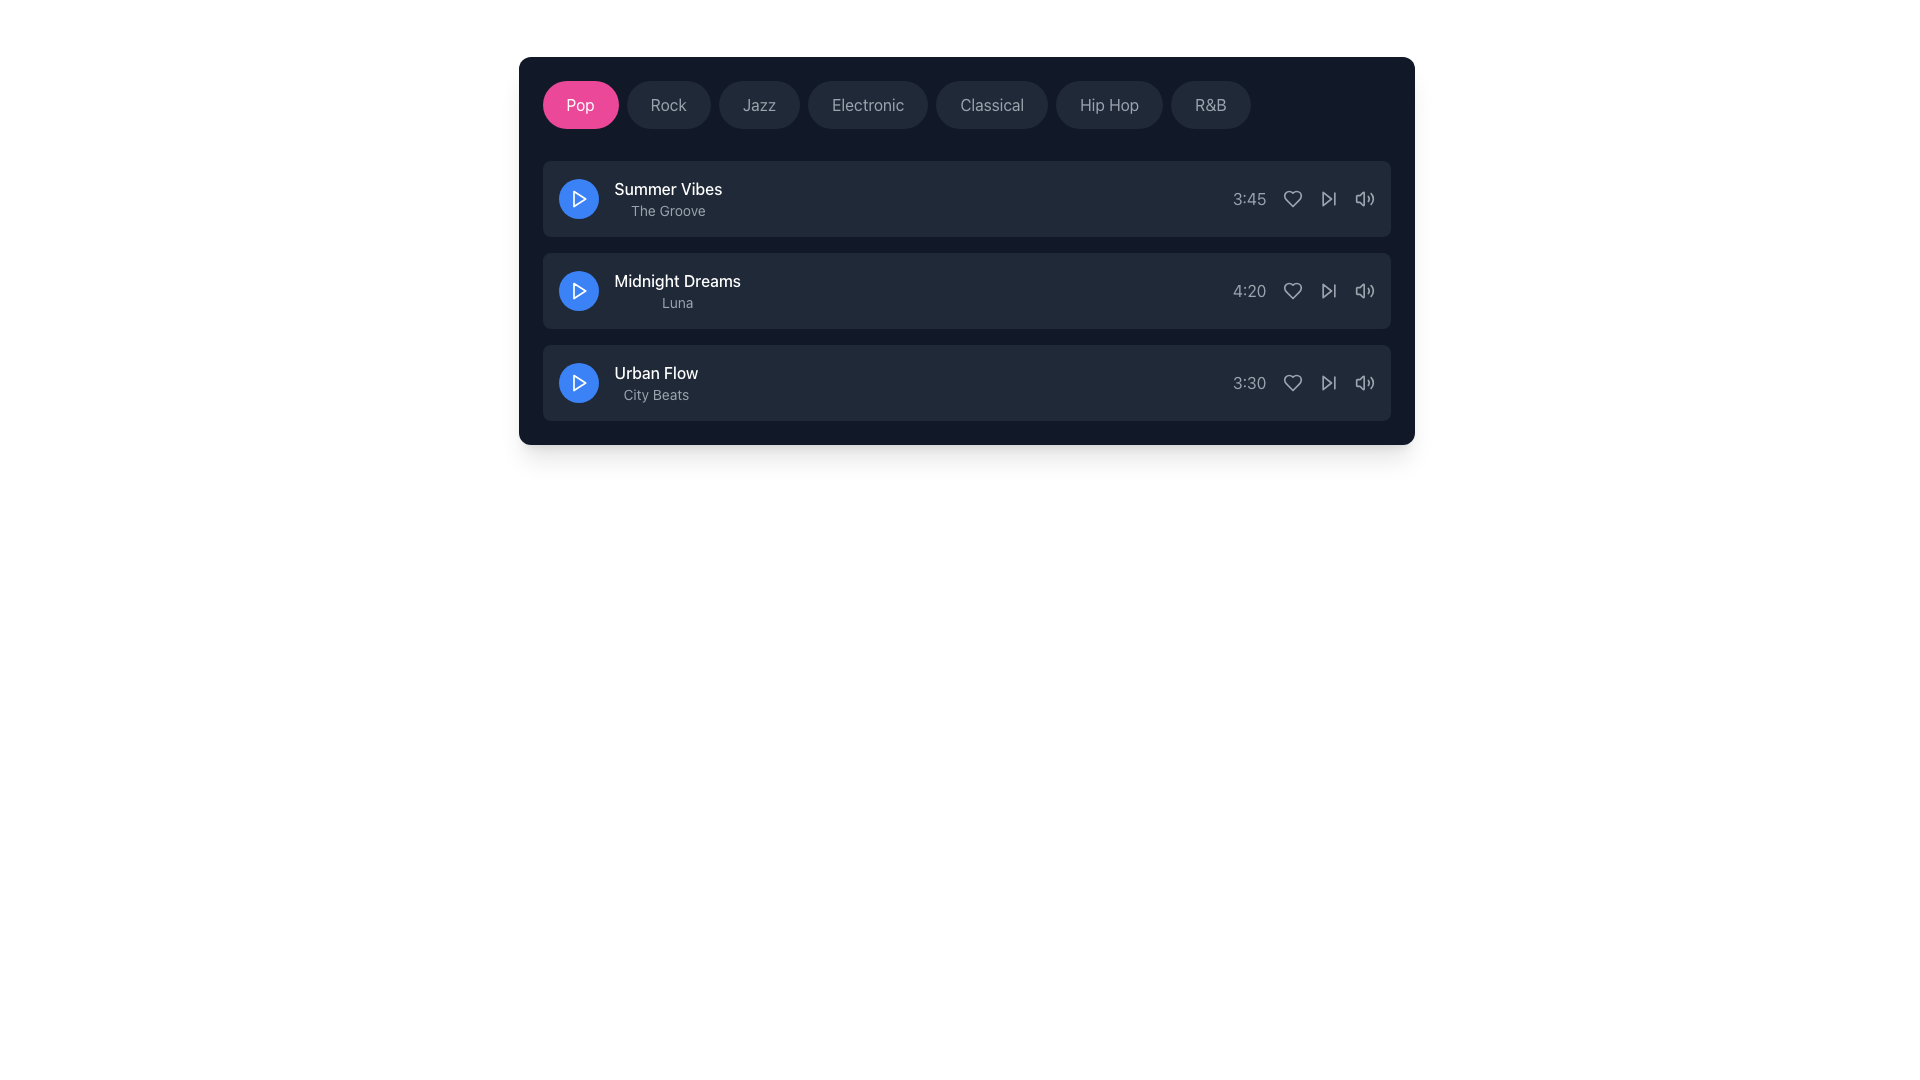 The height and width of the screenshot is (1080, 1920). I want to click on the 'Skip Forward' button located to the right of the timestamp '4:20', which is the fourth interactive element in the playback controls of the second music track, so click(1328, 290).